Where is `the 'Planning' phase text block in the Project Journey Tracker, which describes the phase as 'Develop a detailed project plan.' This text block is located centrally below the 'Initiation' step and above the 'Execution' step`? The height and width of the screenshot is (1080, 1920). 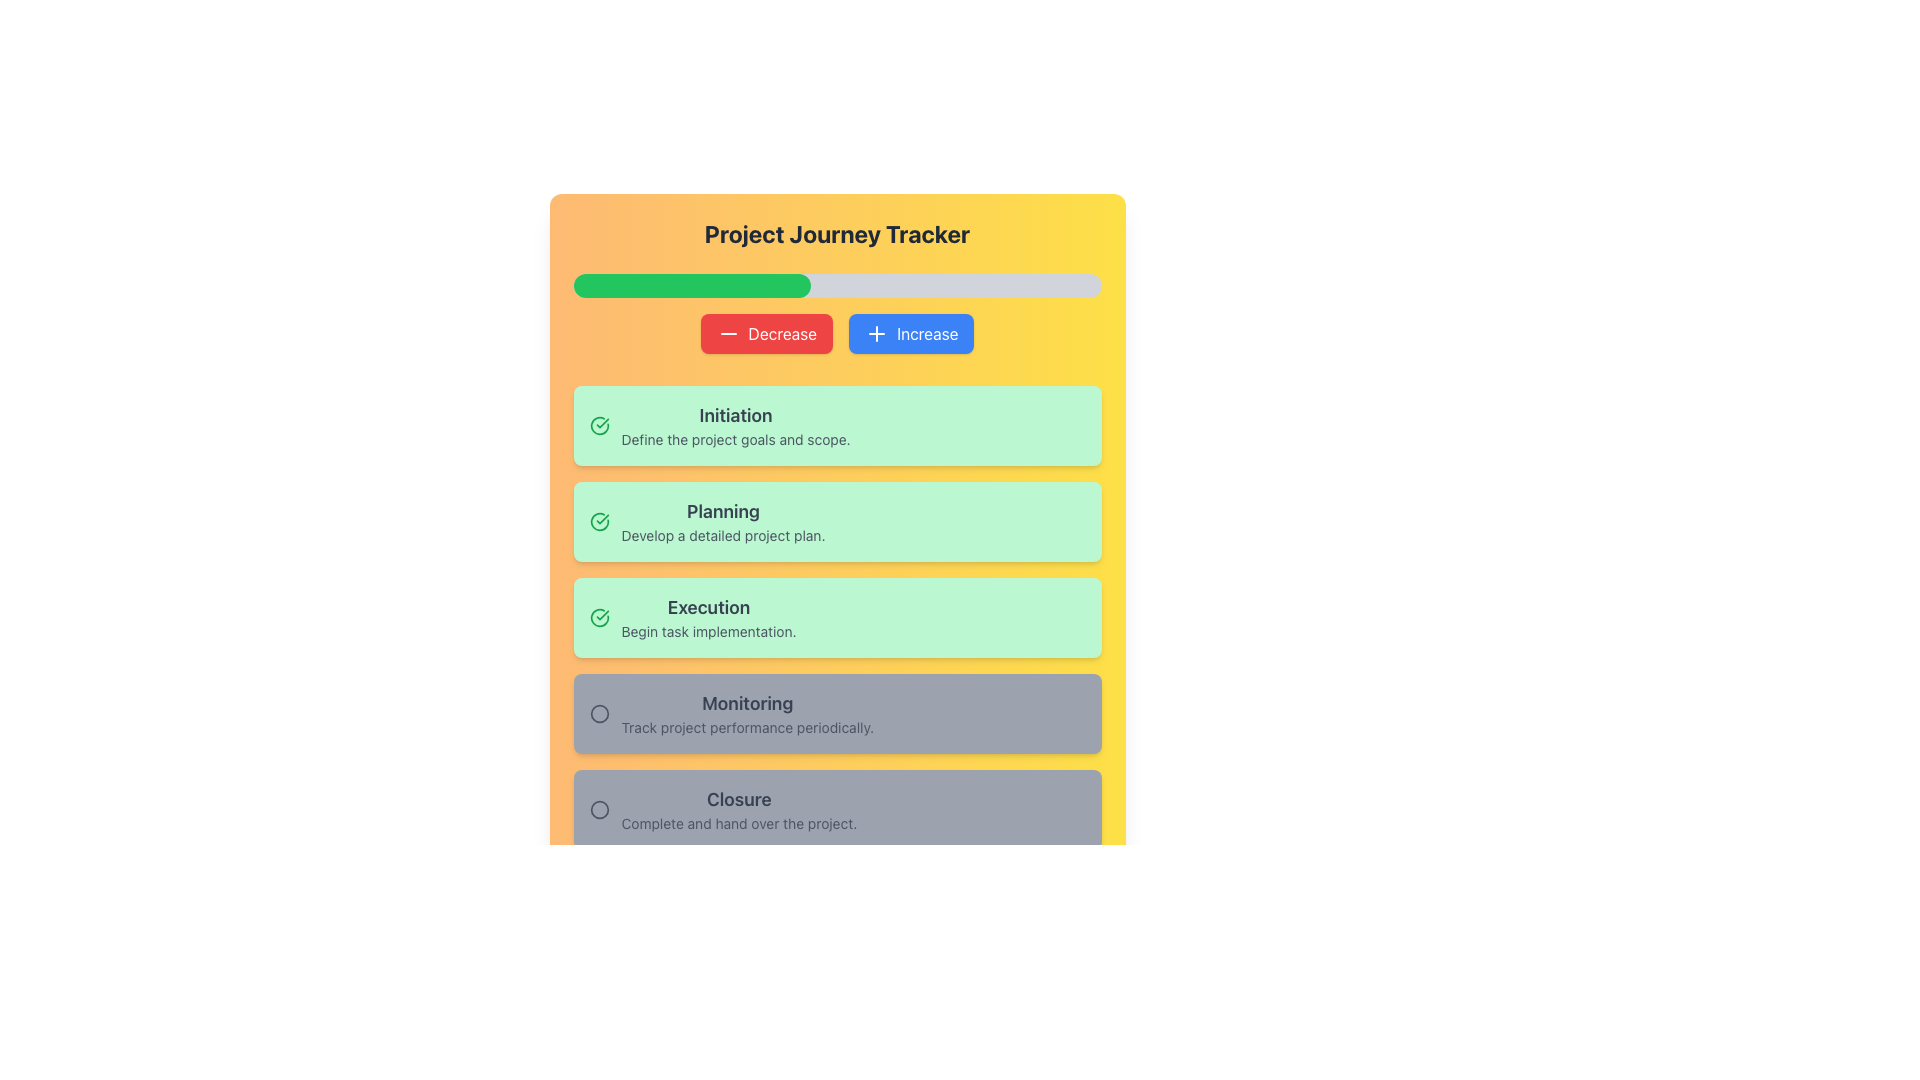 the 'Planning' phase text block in the Project Journey Tracker, which describes the phase as 'Develop a detailed project plan.' This text block is located centrally below the 'Initiation' step and above the 'Execution' step is located at coordinates (722, 520).